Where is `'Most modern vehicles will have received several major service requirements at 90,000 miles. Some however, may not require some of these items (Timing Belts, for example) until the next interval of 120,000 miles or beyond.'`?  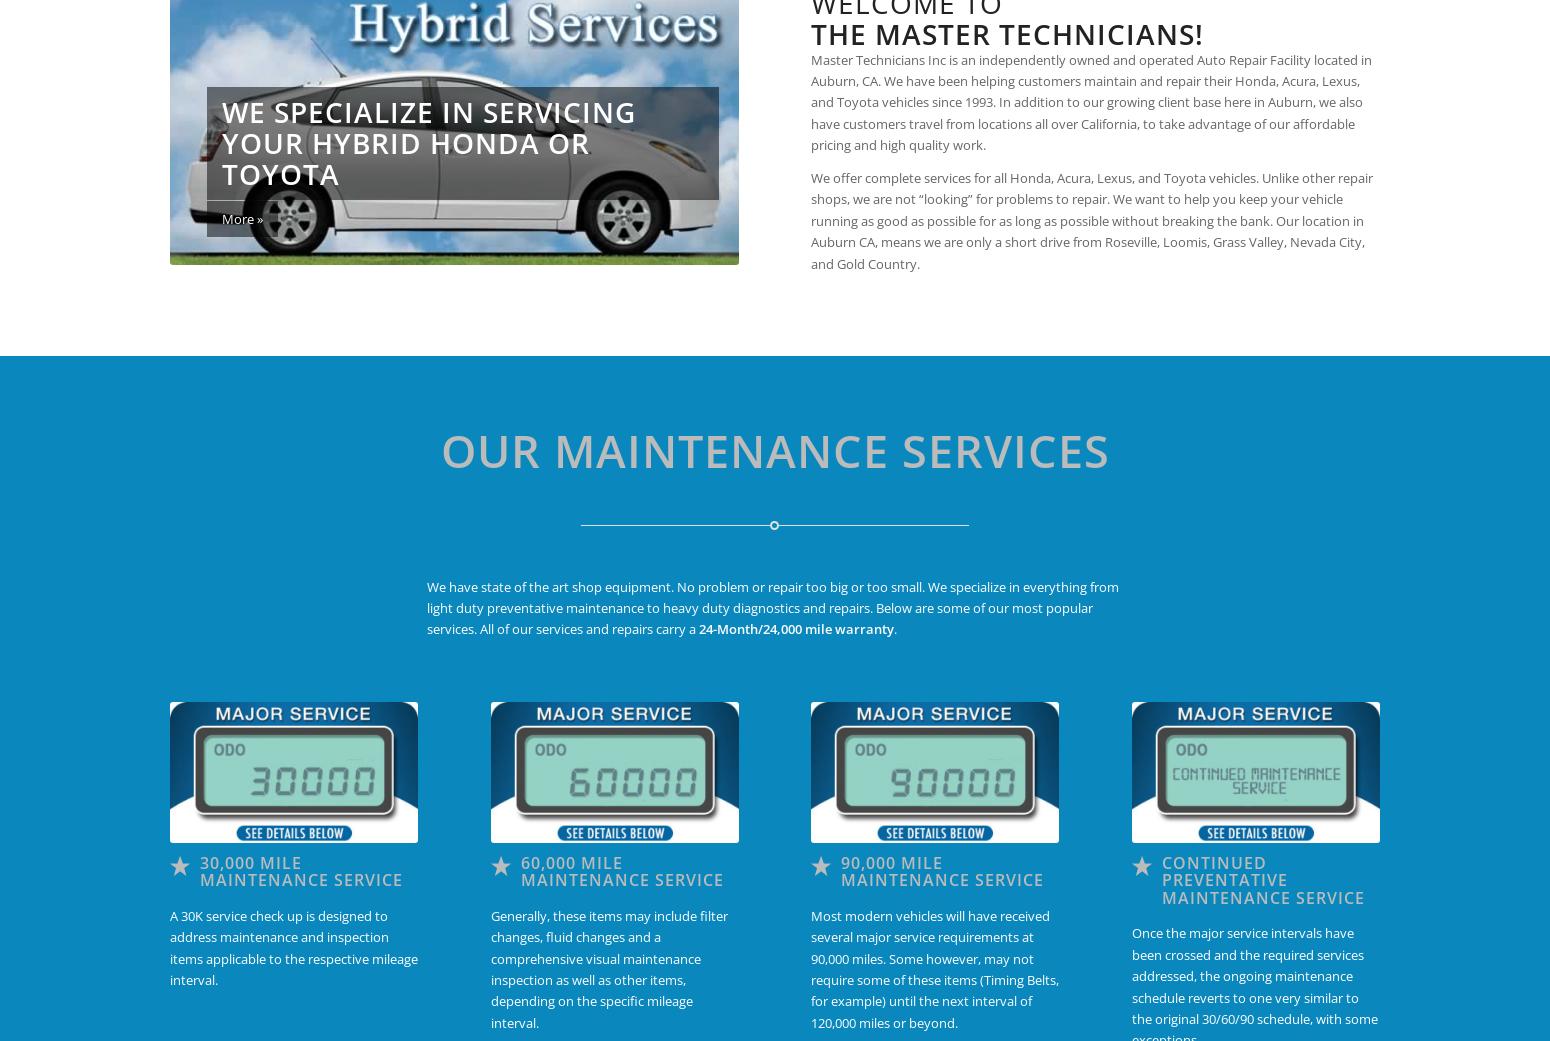
'Most modern vehicles will have received several major service requirements at 90,000 miles. Some however, may not require some of these items (Timing Belts, for example) until the next interval of 120,000 miles or beyond.' is located at coordinates (933, 968).